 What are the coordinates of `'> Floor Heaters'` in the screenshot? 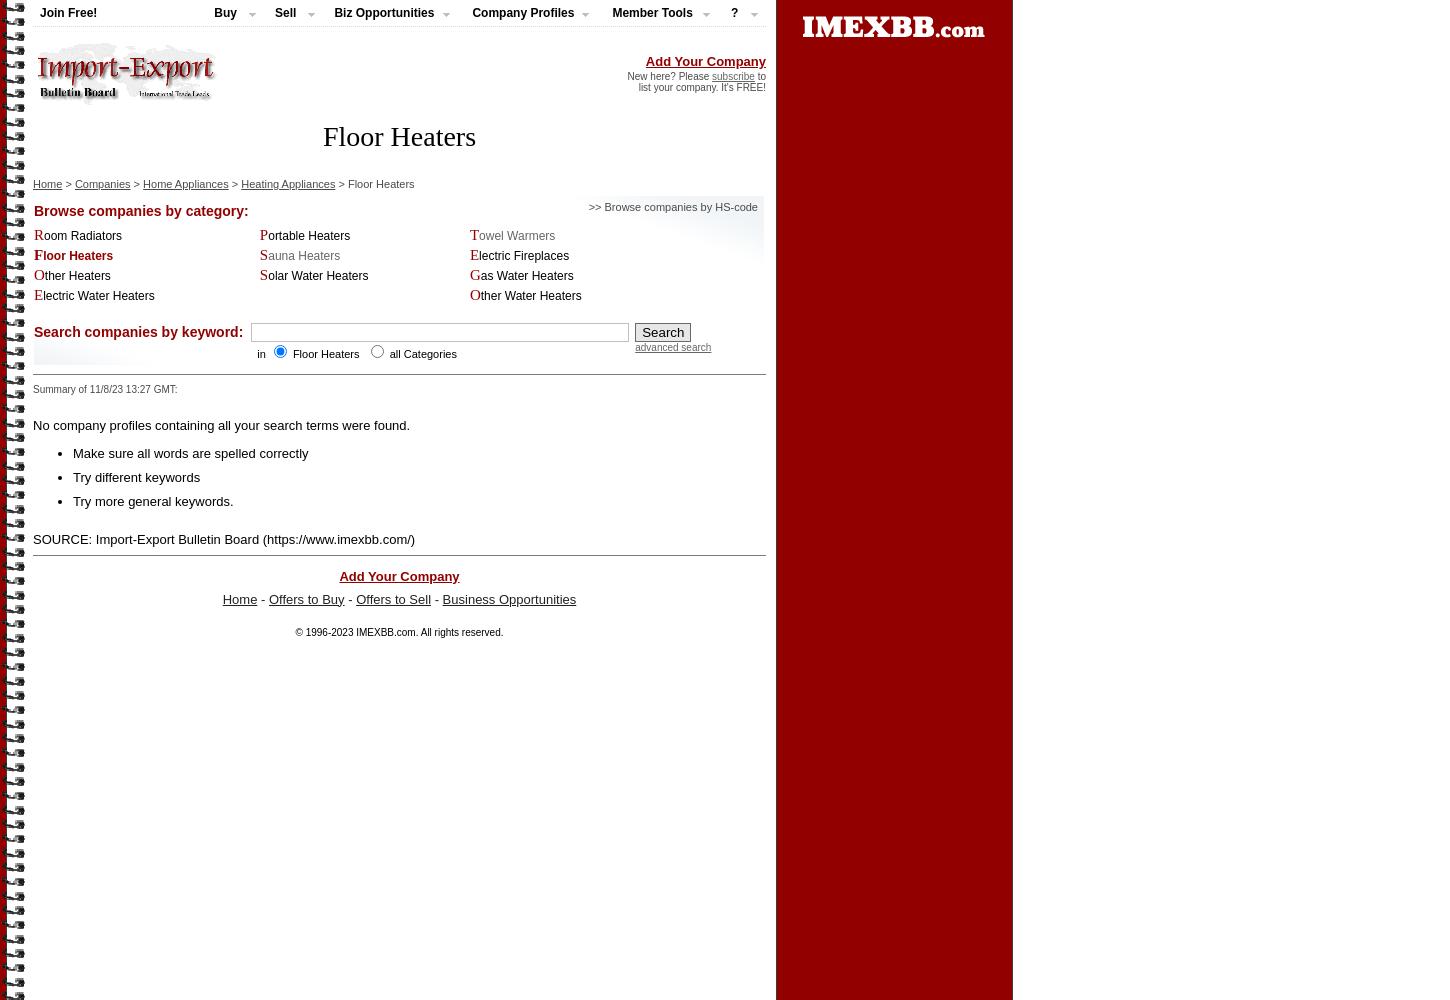 It's located at (334, 183).